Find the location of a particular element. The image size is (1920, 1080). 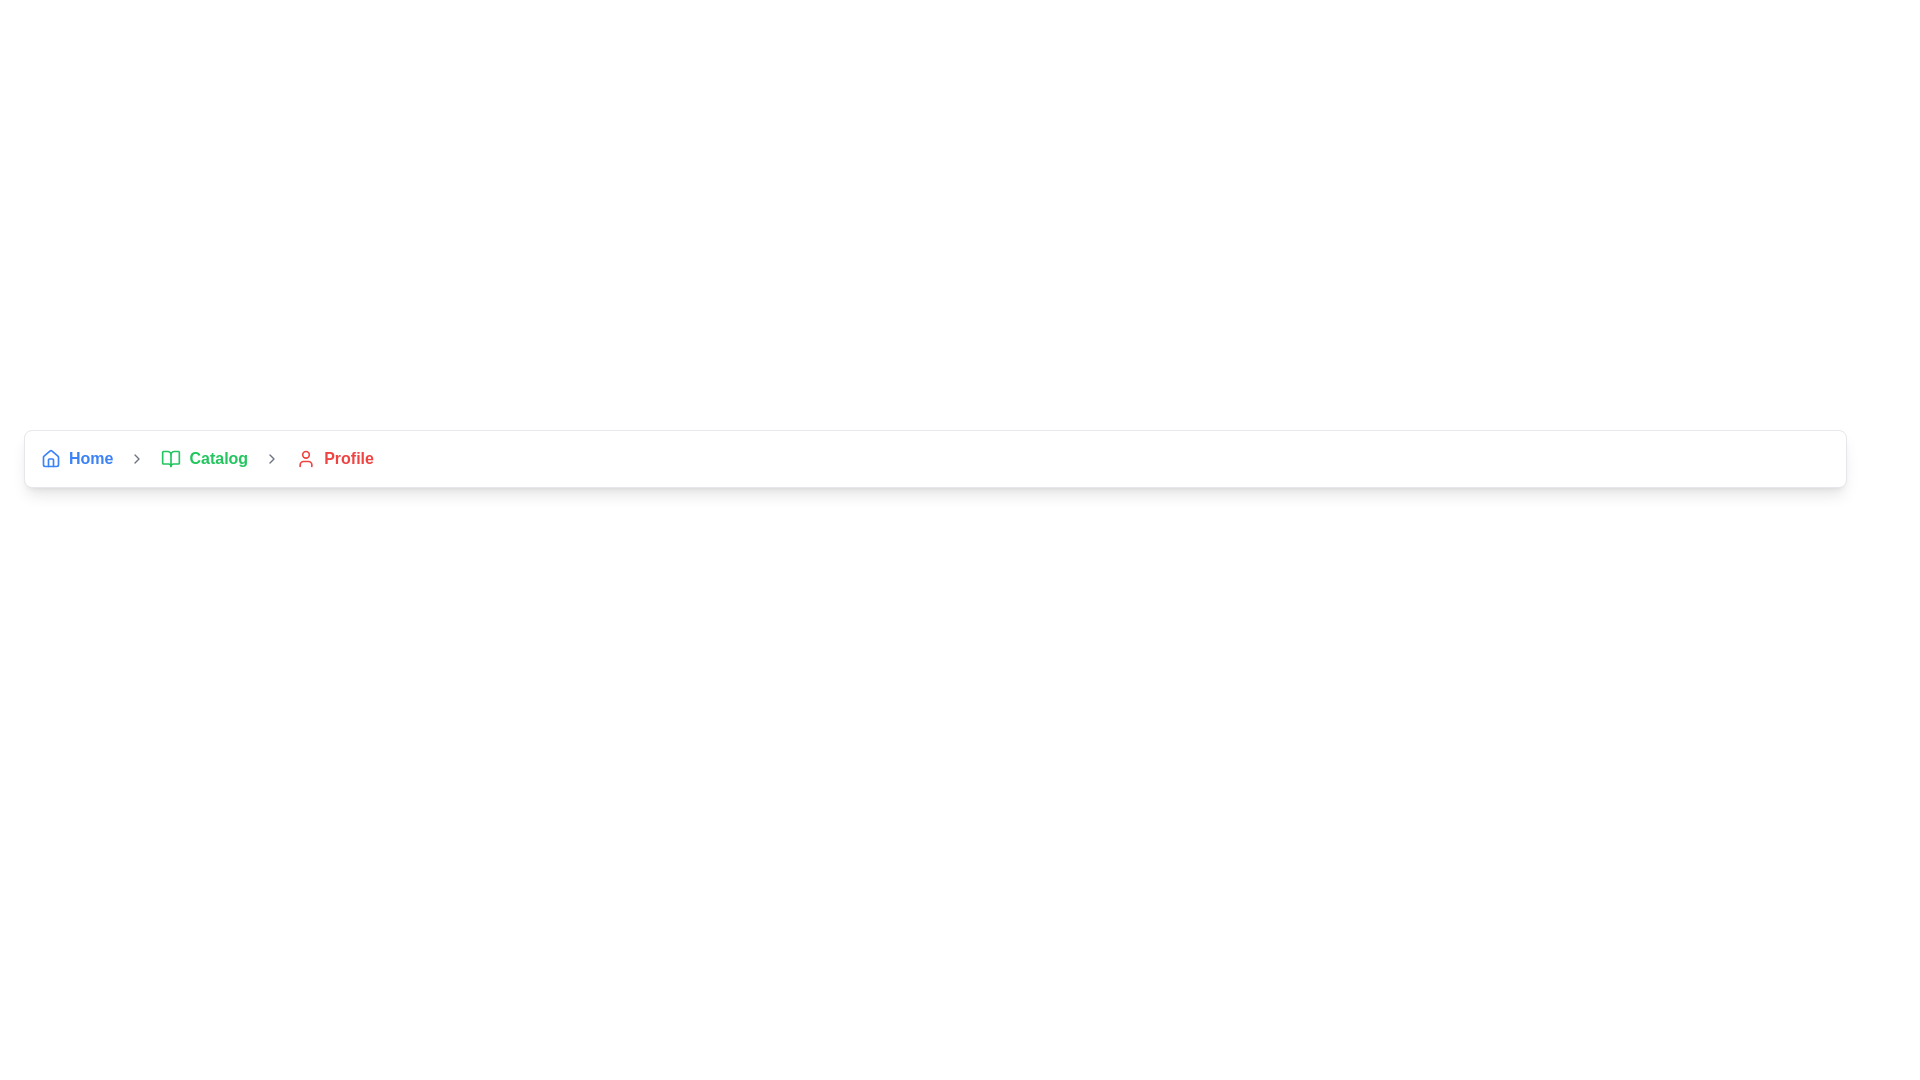

the right-pointing arrow icon located between the 'Catalog' and 'Profile' items in the breadcrumb navigation is located at coordinates (271, 459).